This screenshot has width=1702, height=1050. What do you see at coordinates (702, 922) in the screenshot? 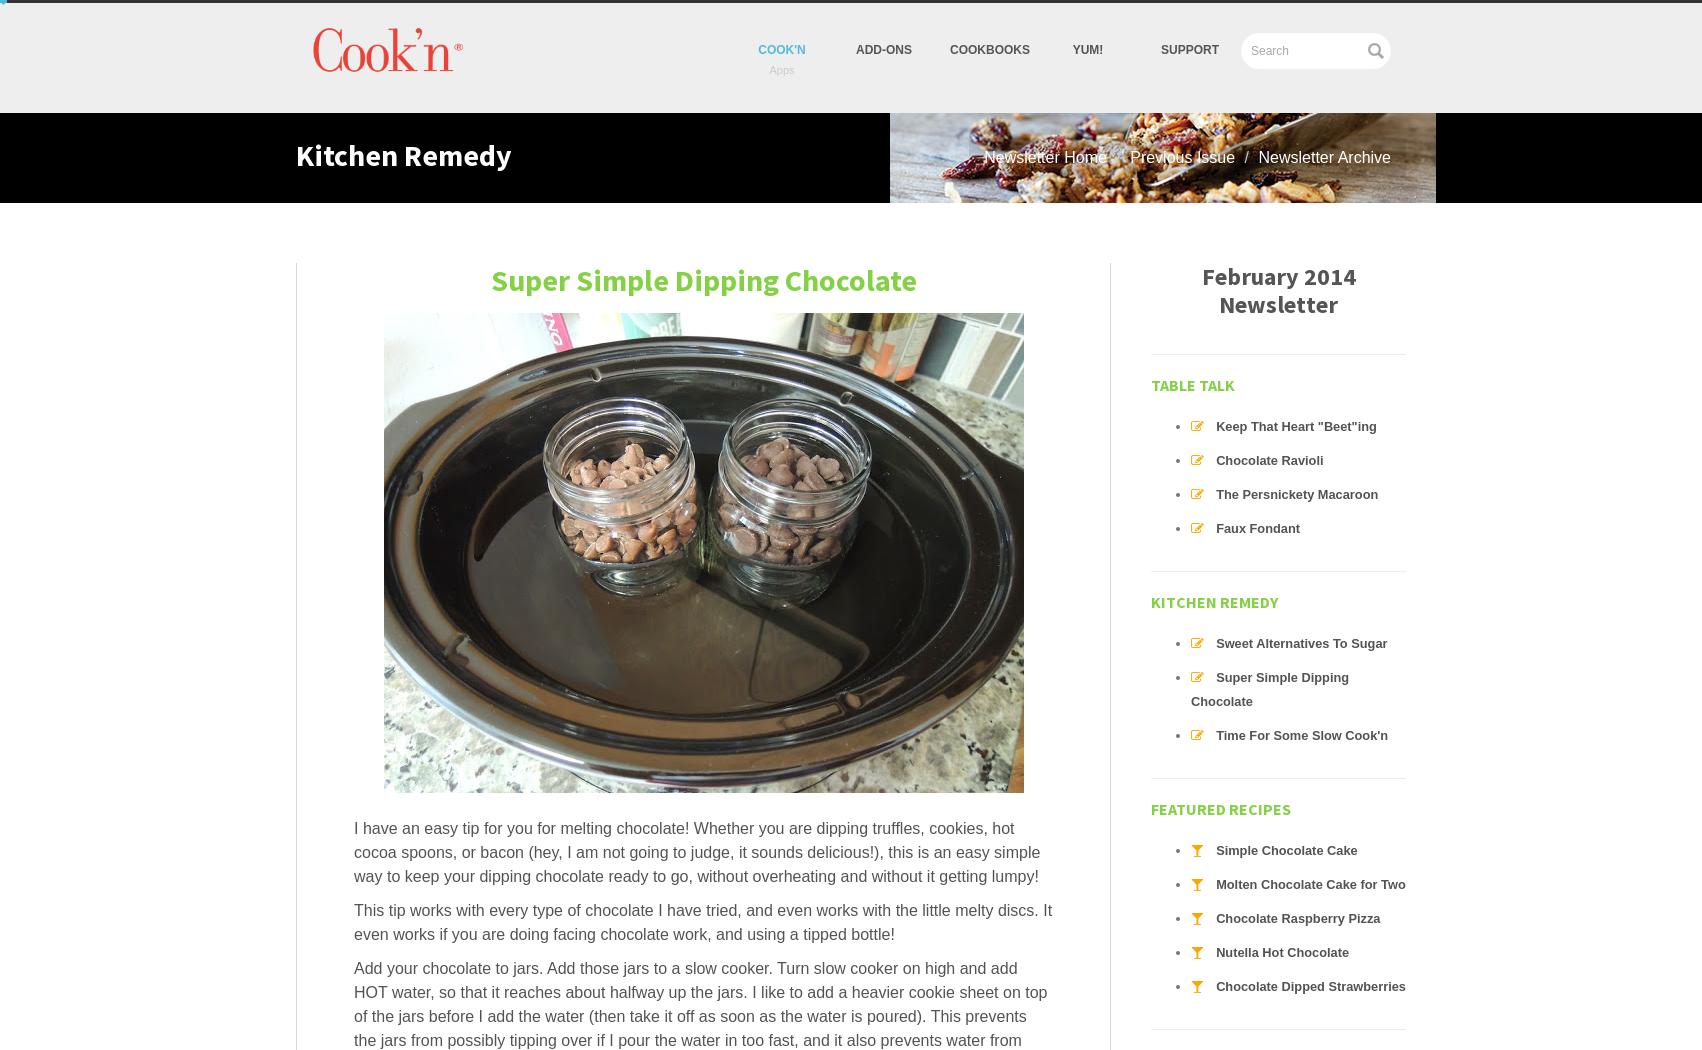
I see `'This tip works with every type of chocolate I have tried, and even works with the little melty discs. It even works if you are doing facing chocolate work, and using a tipped bottle!'` at bounding box center [702, 922].